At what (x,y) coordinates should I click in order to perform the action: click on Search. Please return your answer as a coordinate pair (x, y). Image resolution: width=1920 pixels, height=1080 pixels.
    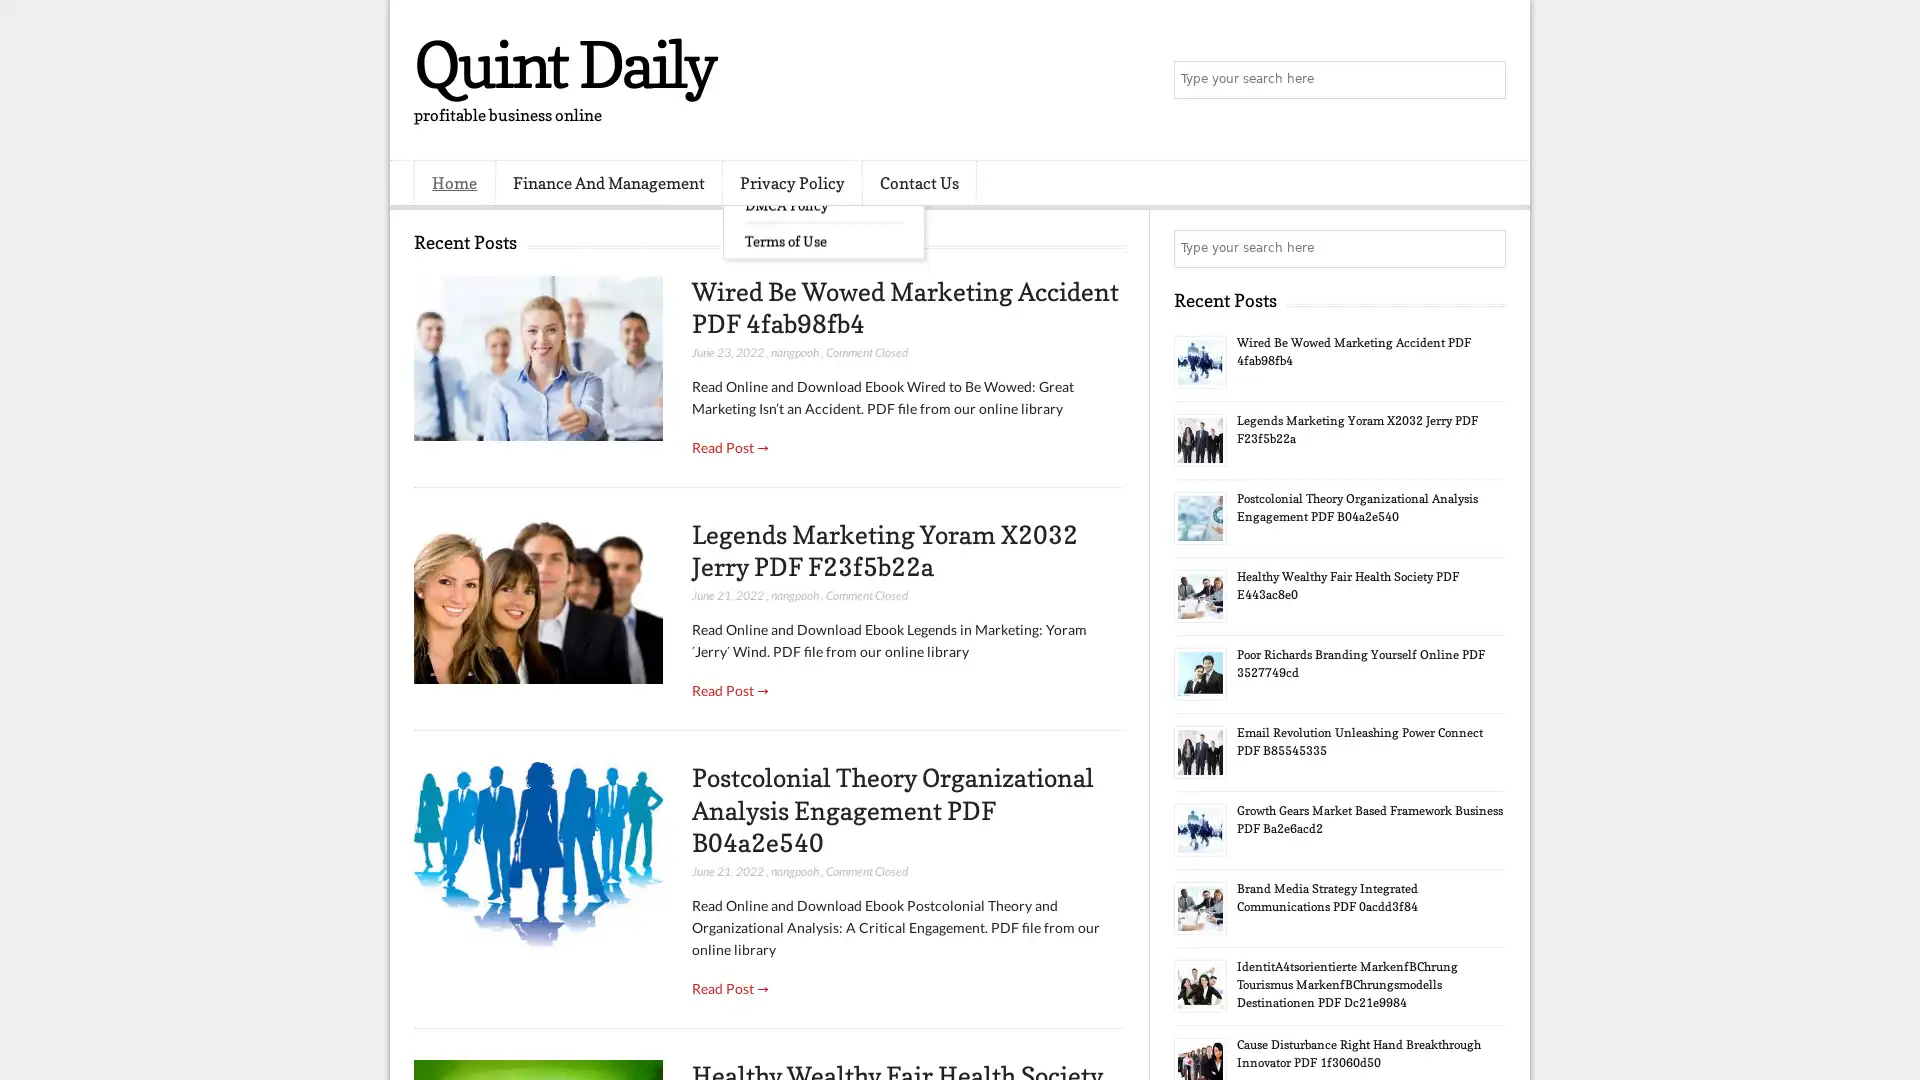
    Looking at the image, I should click on (1485, 248).